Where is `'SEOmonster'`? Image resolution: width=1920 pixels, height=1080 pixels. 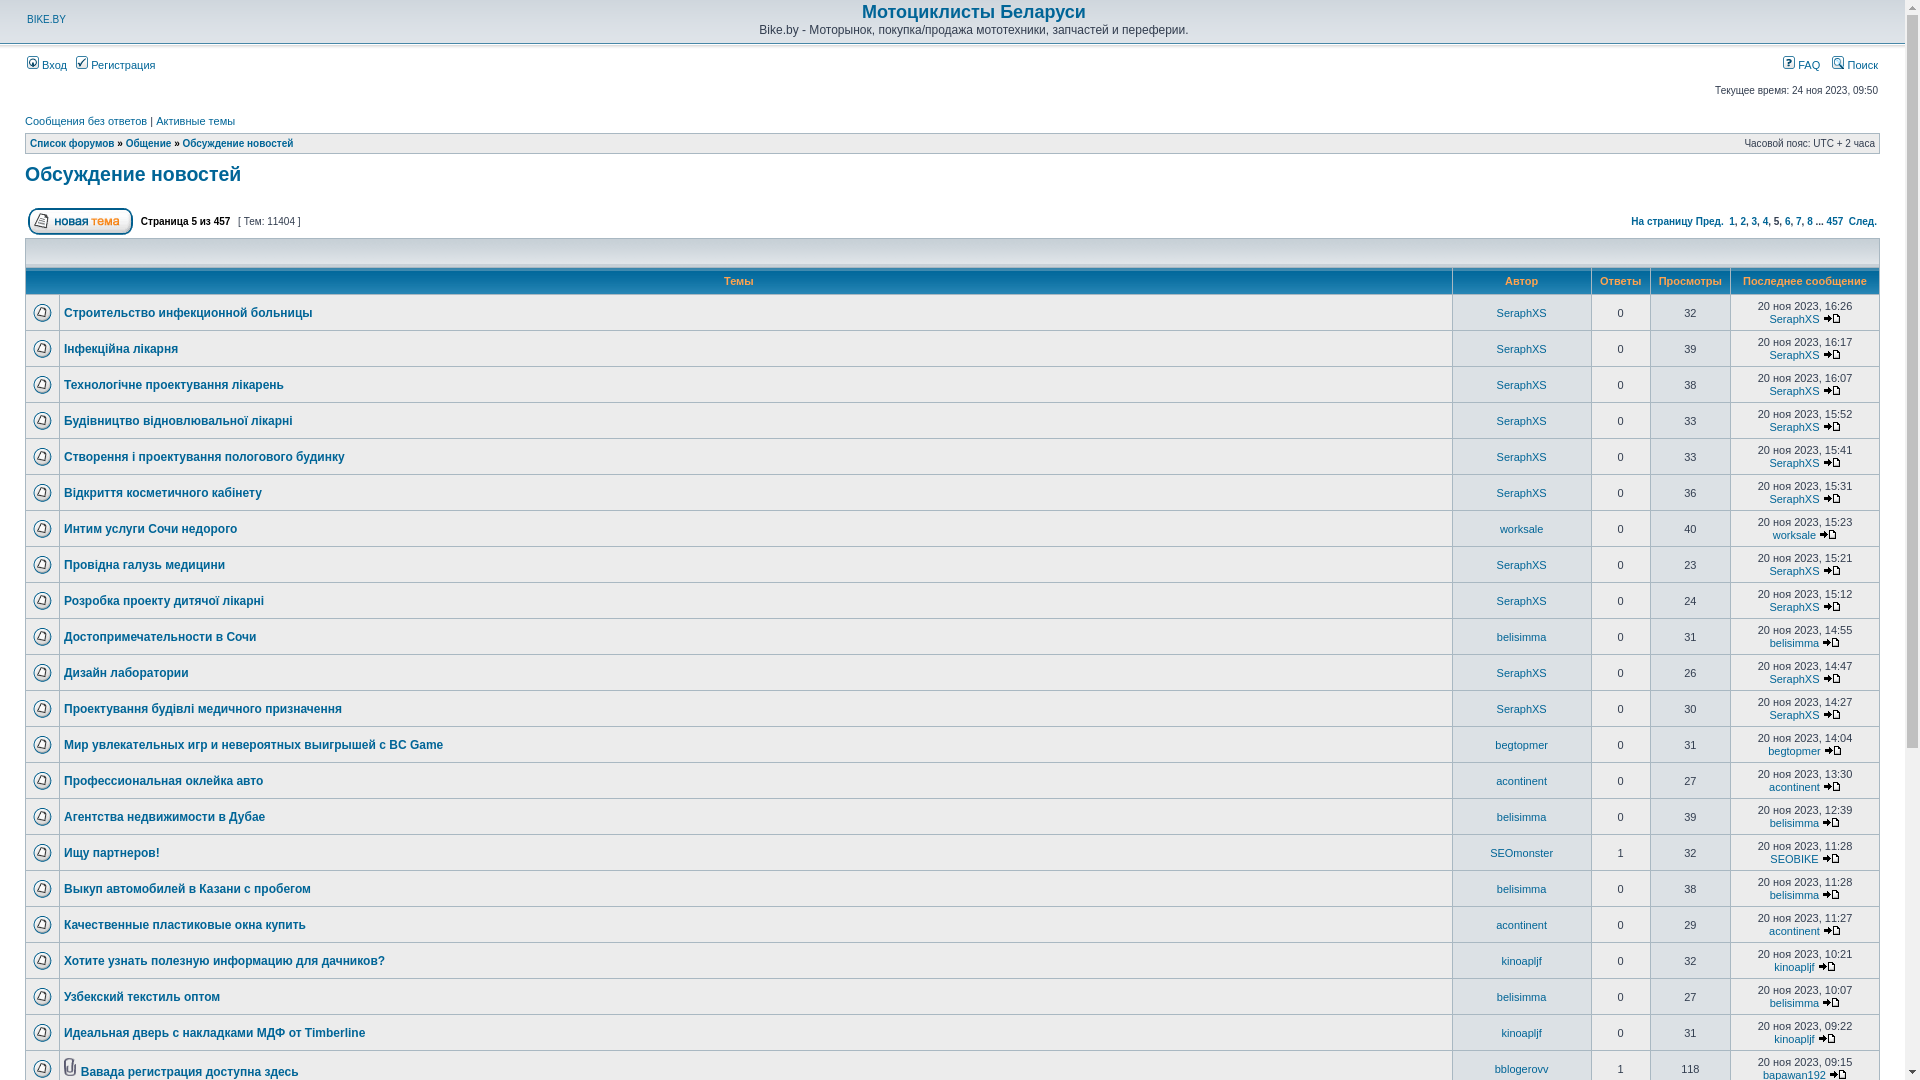 'SEOmonster' is located at coordinates (1520, 852).